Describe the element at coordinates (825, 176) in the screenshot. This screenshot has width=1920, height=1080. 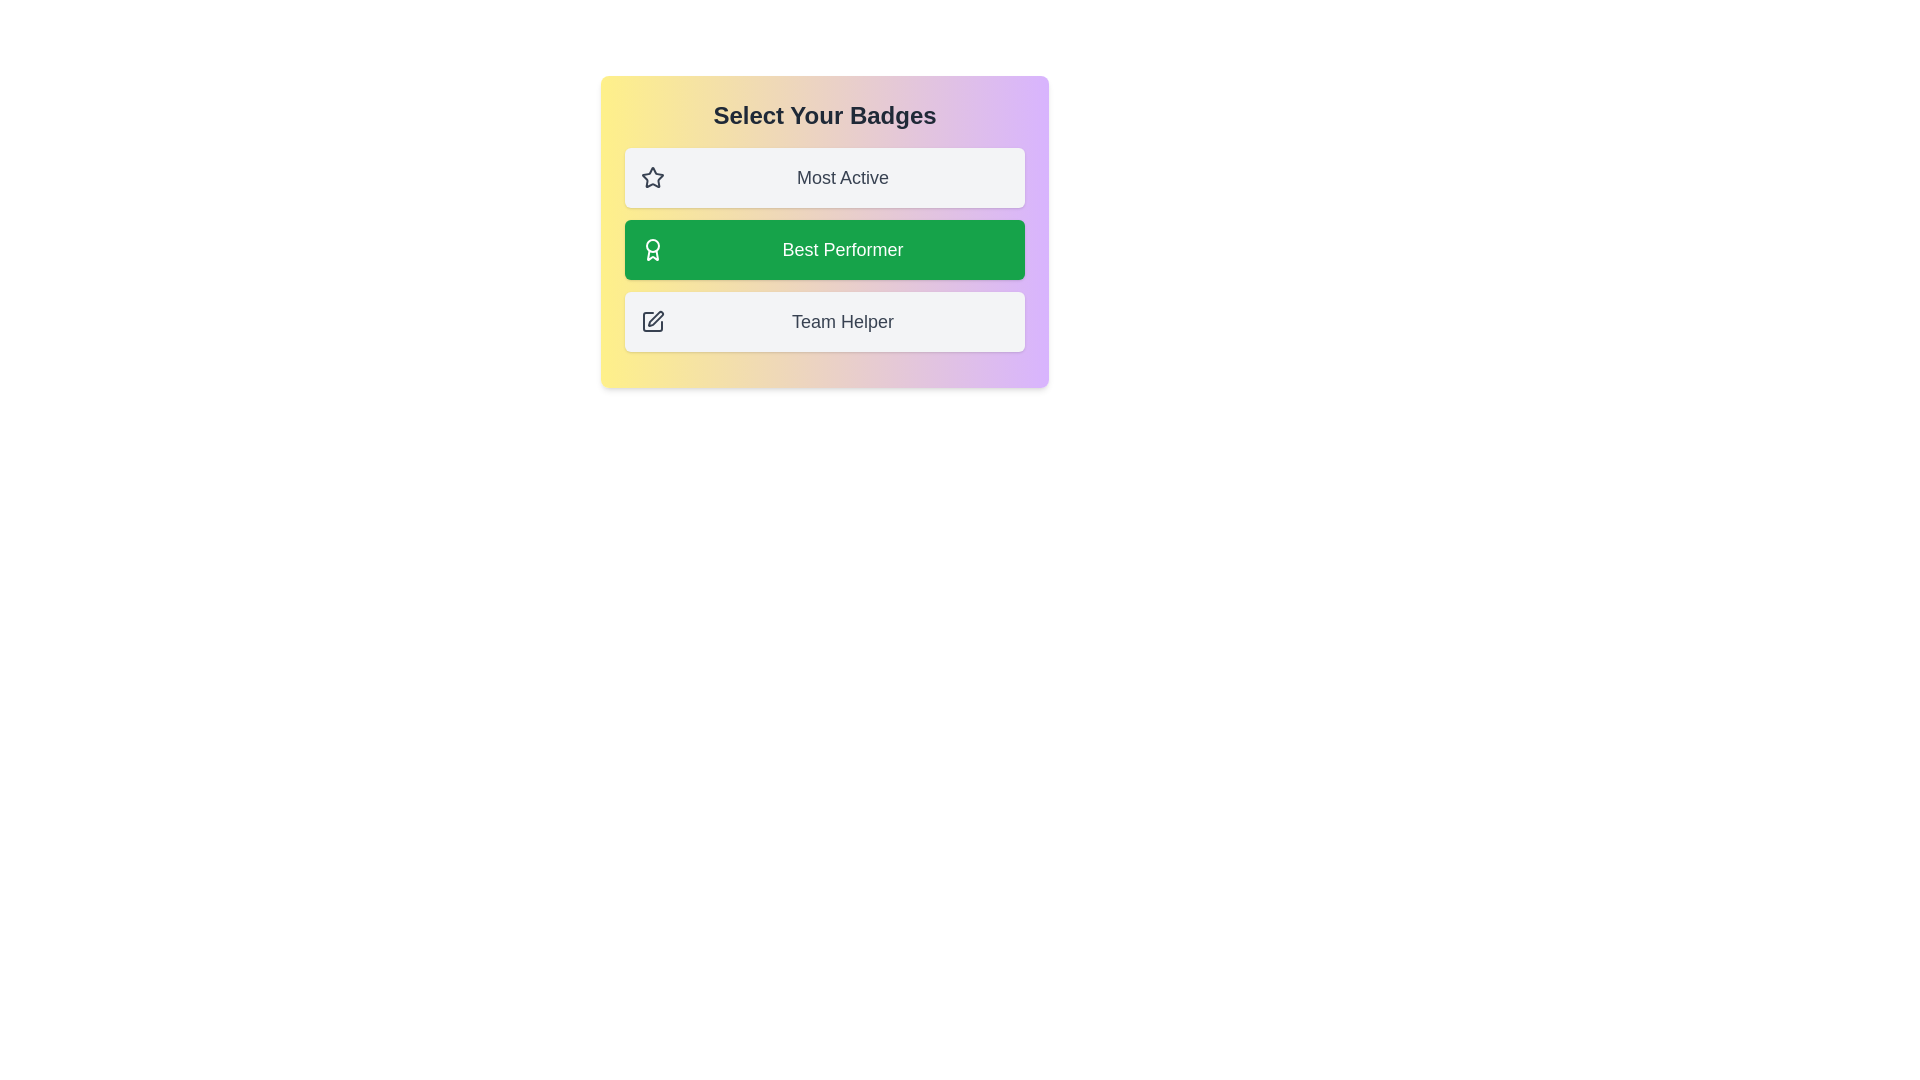
I see `the badge item Most Active` at that location.